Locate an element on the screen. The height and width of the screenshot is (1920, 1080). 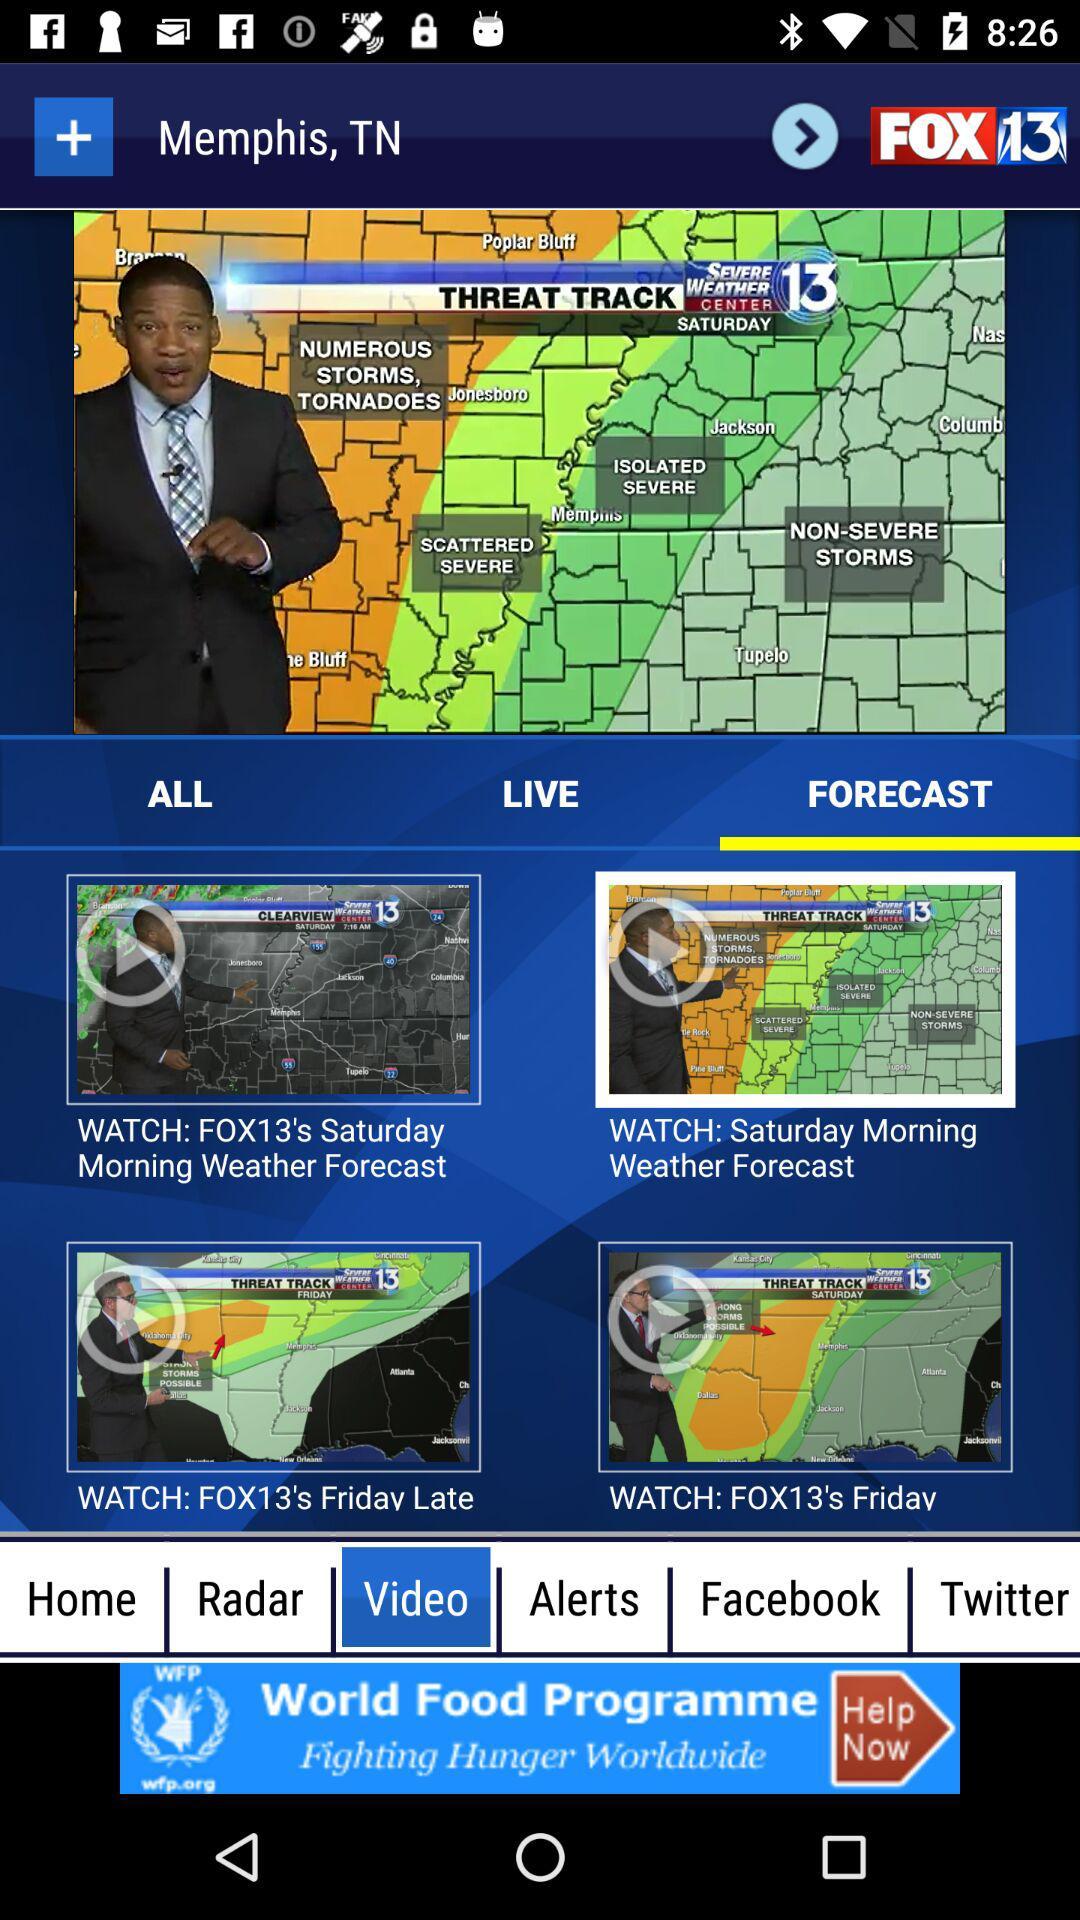
the second option in menu bar is located at coordinates (249, 1596).